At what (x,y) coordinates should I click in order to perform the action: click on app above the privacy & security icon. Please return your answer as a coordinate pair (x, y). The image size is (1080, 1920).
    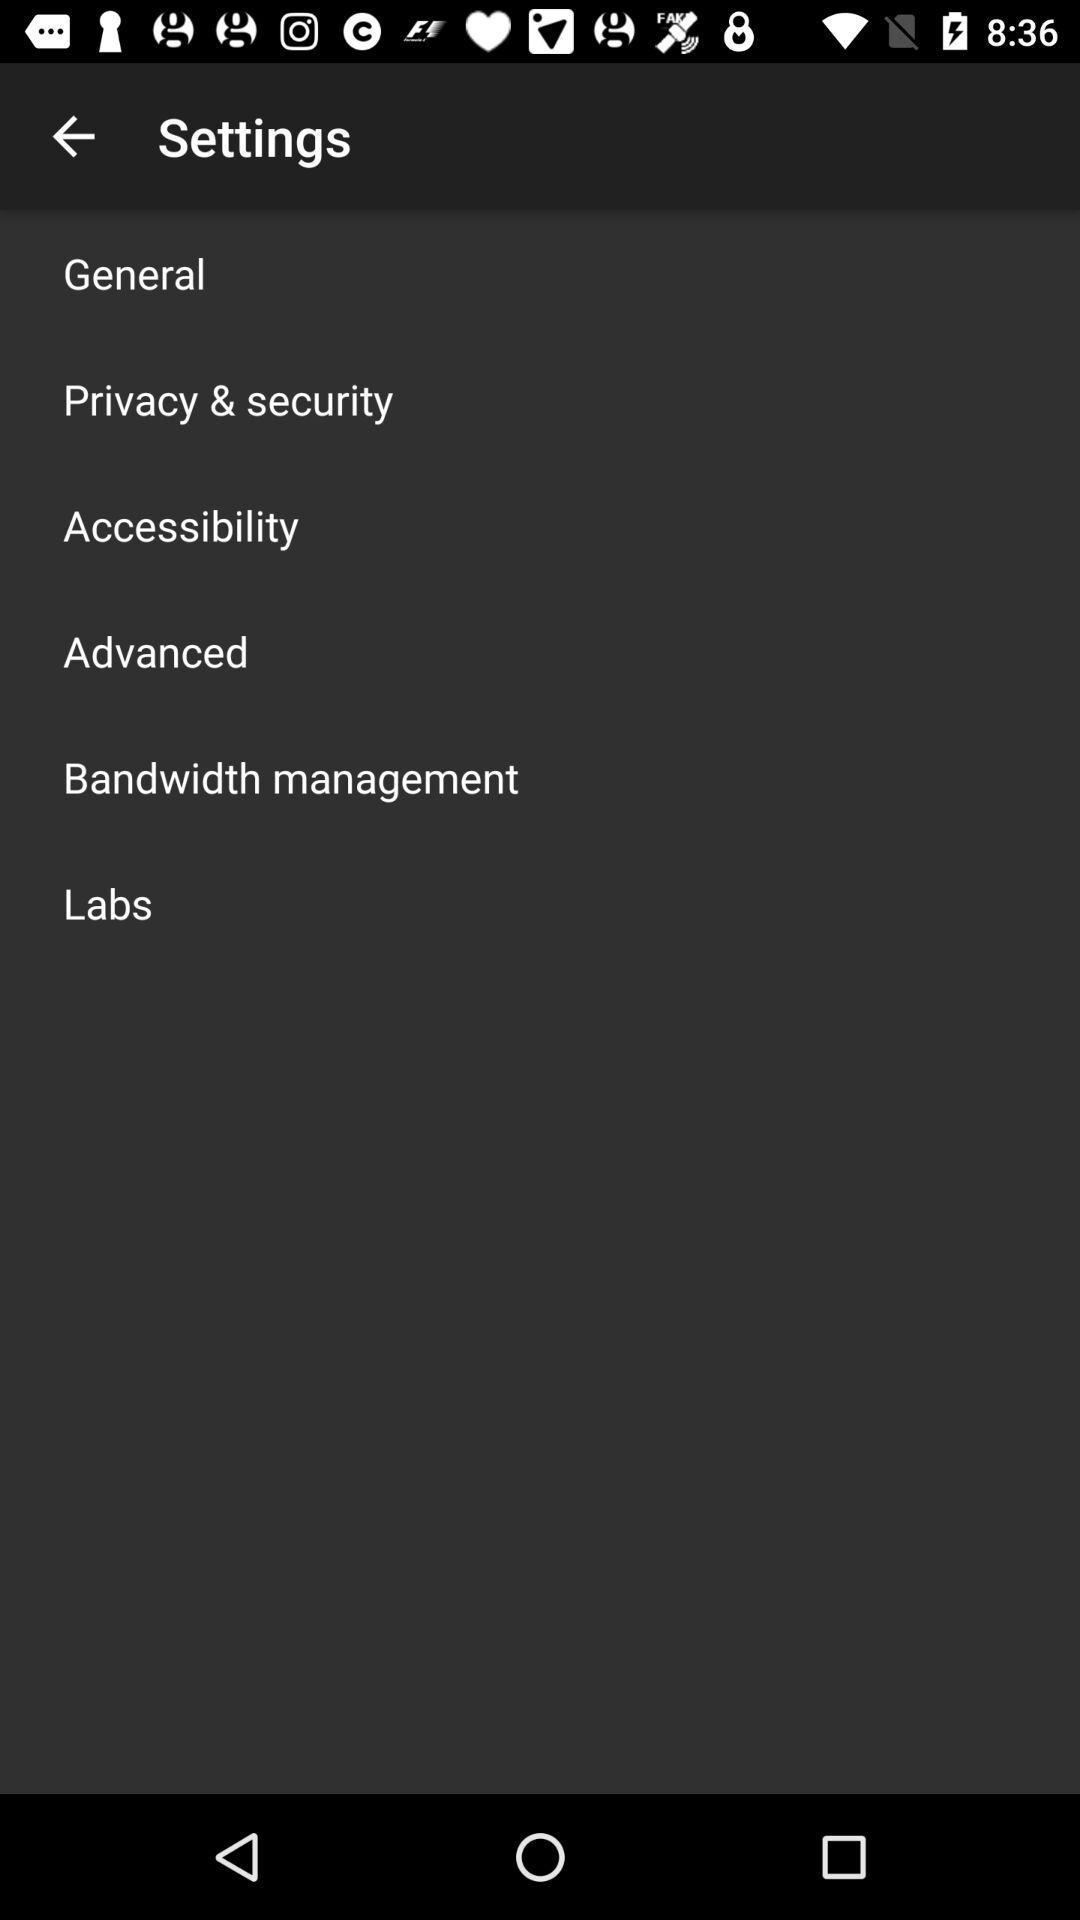
    Looking at the image, I should click on (134, 272).